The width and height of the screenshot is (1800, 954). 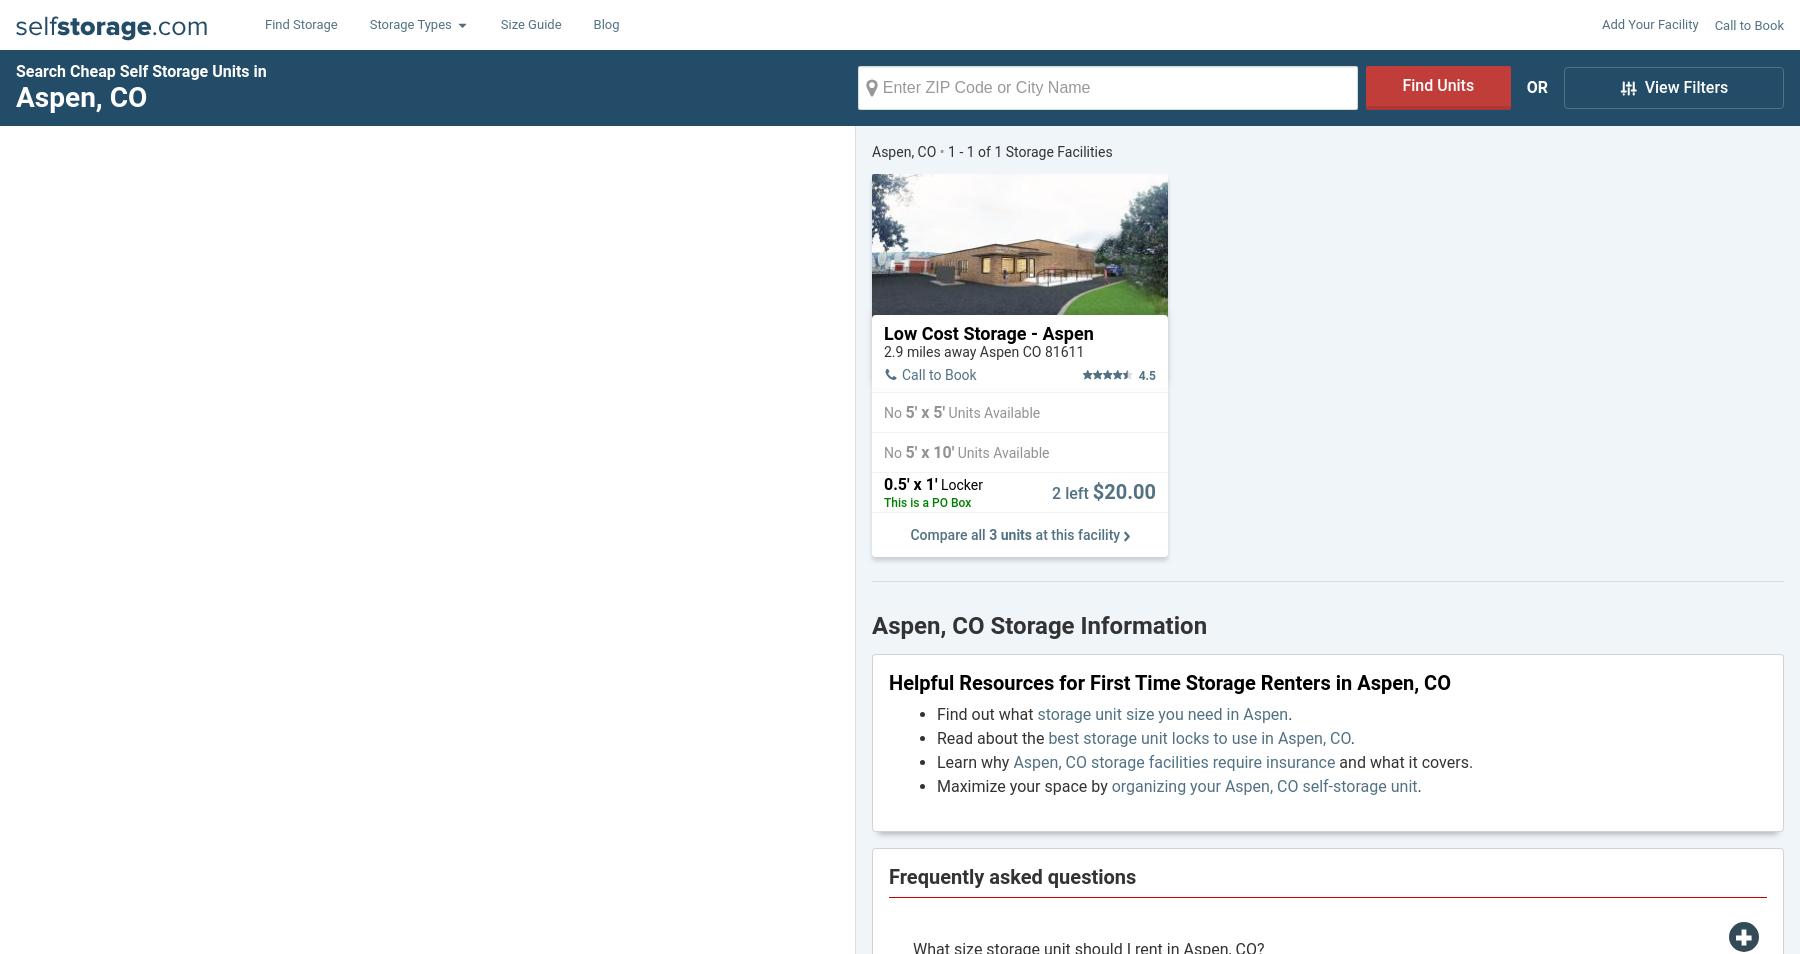 I want to click on 'Helpful Resources for First Time Storage Renters in Aspen, CO', so click(x=1168, y=681).